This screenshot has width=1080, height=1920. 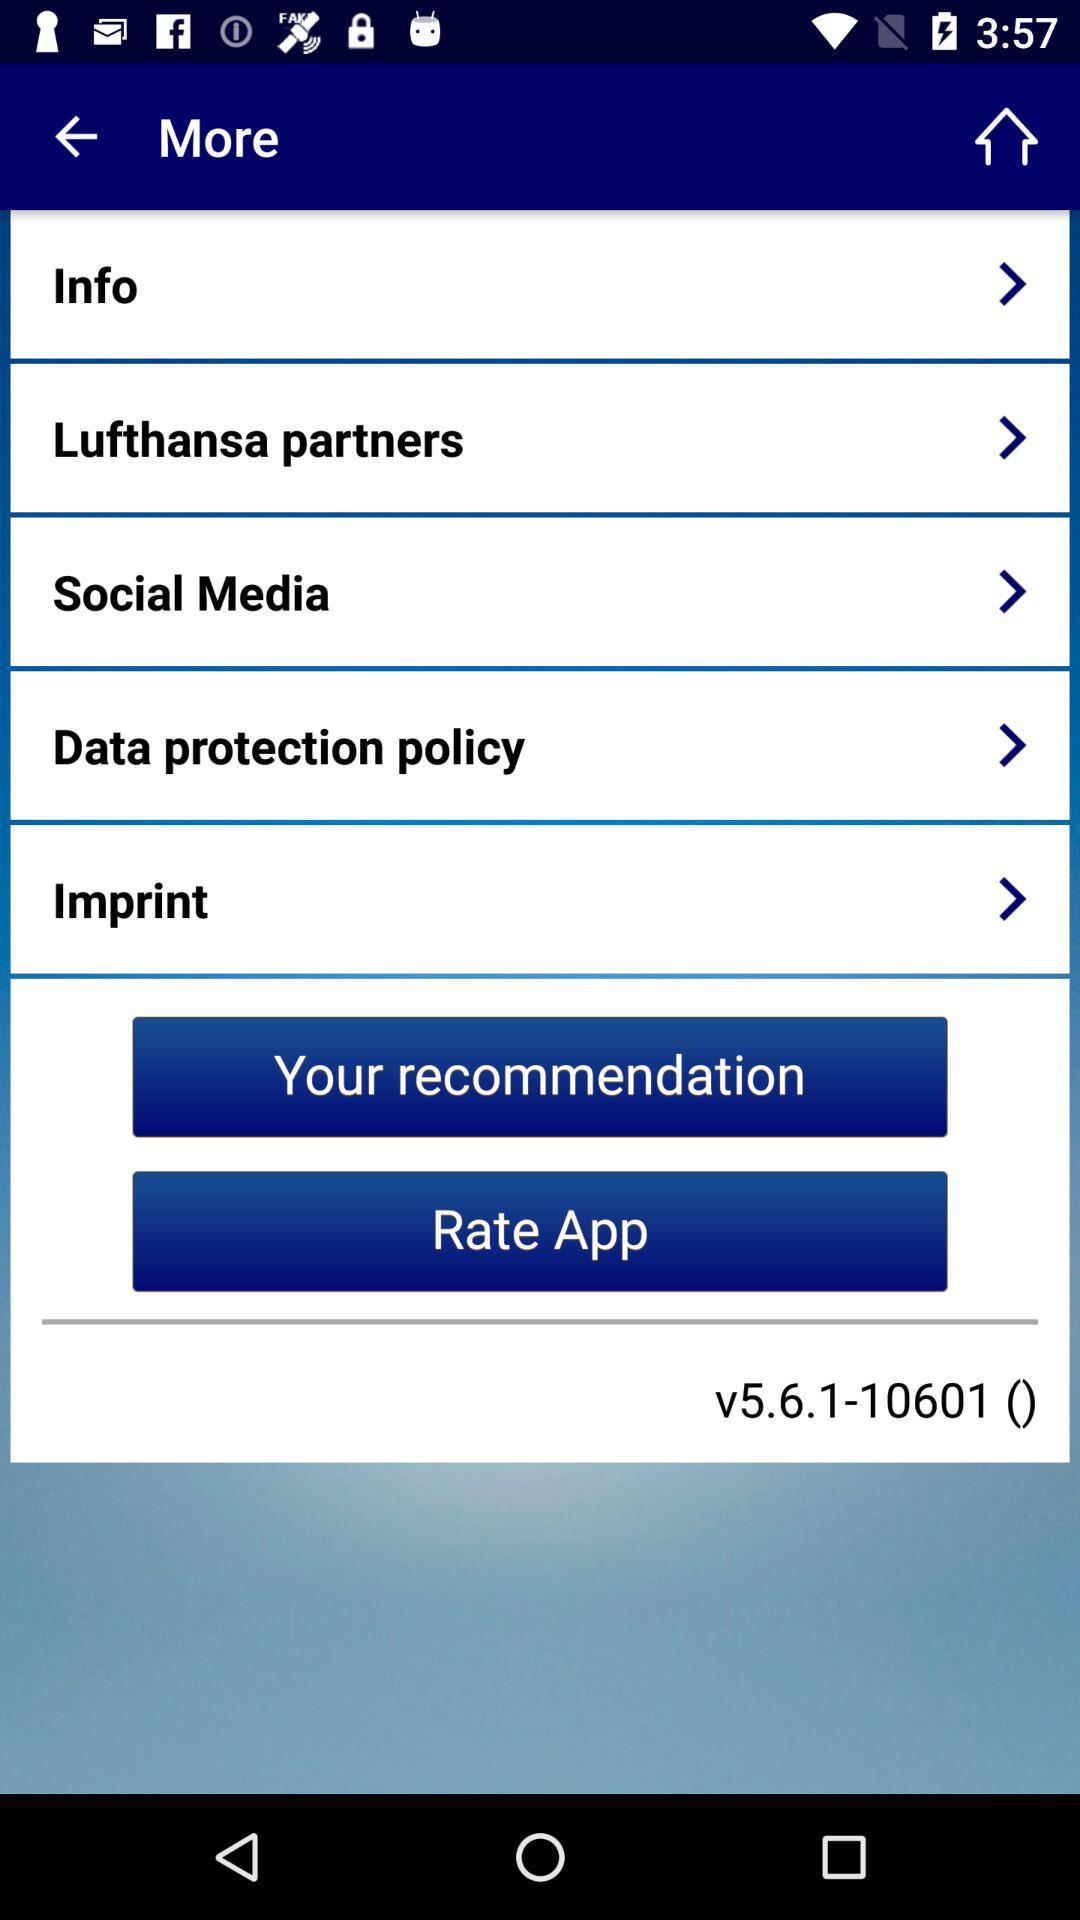 What do you see at coordinates (72, 135) in the screenshot?
I see `the icon above the info` at bounding box center [72, 135].